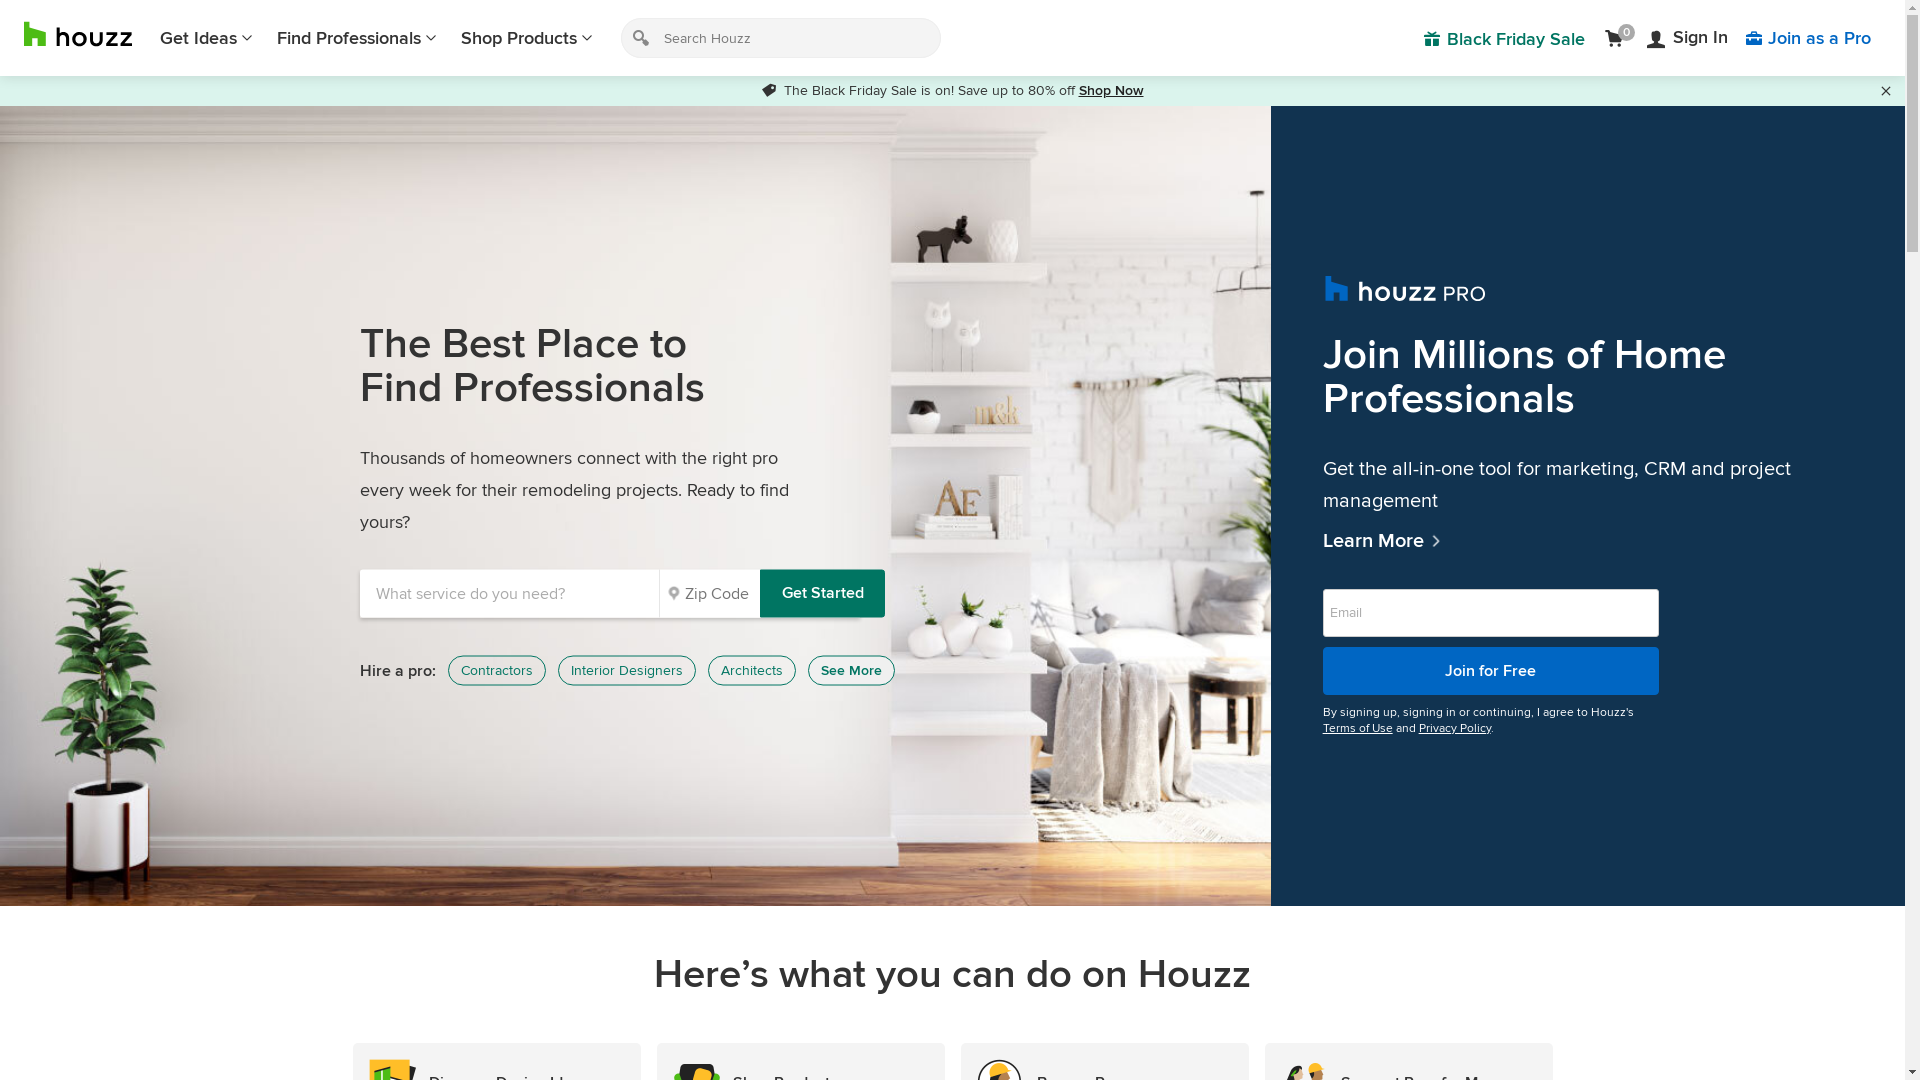 The width and height of the screenshot is (1920, 1080). What do you see at coordinates (919, 90) in the screenshot?
I see `'The Black Friday Sale is on! Save up to 80% off '` at bounding box center [919, 90].